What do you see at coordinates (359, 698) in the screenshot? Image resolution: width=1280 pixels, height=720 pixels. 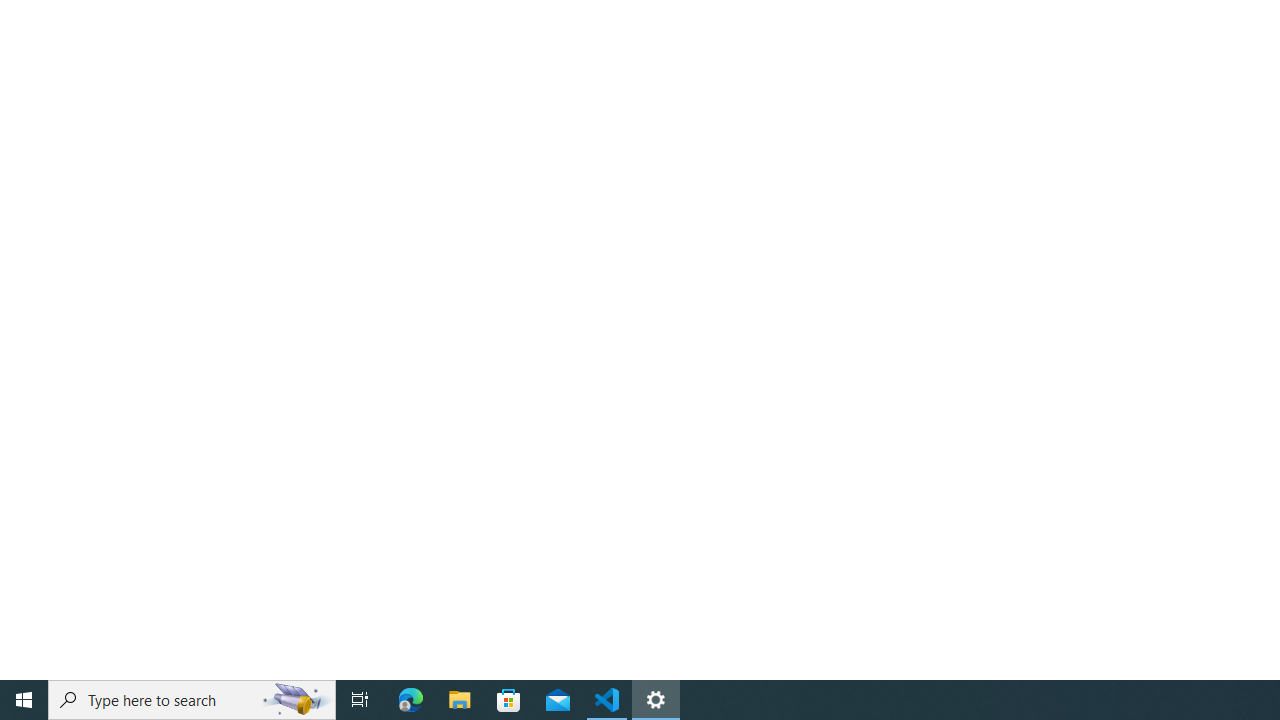 I see `'Task View'` at bounding box center [359, 698].